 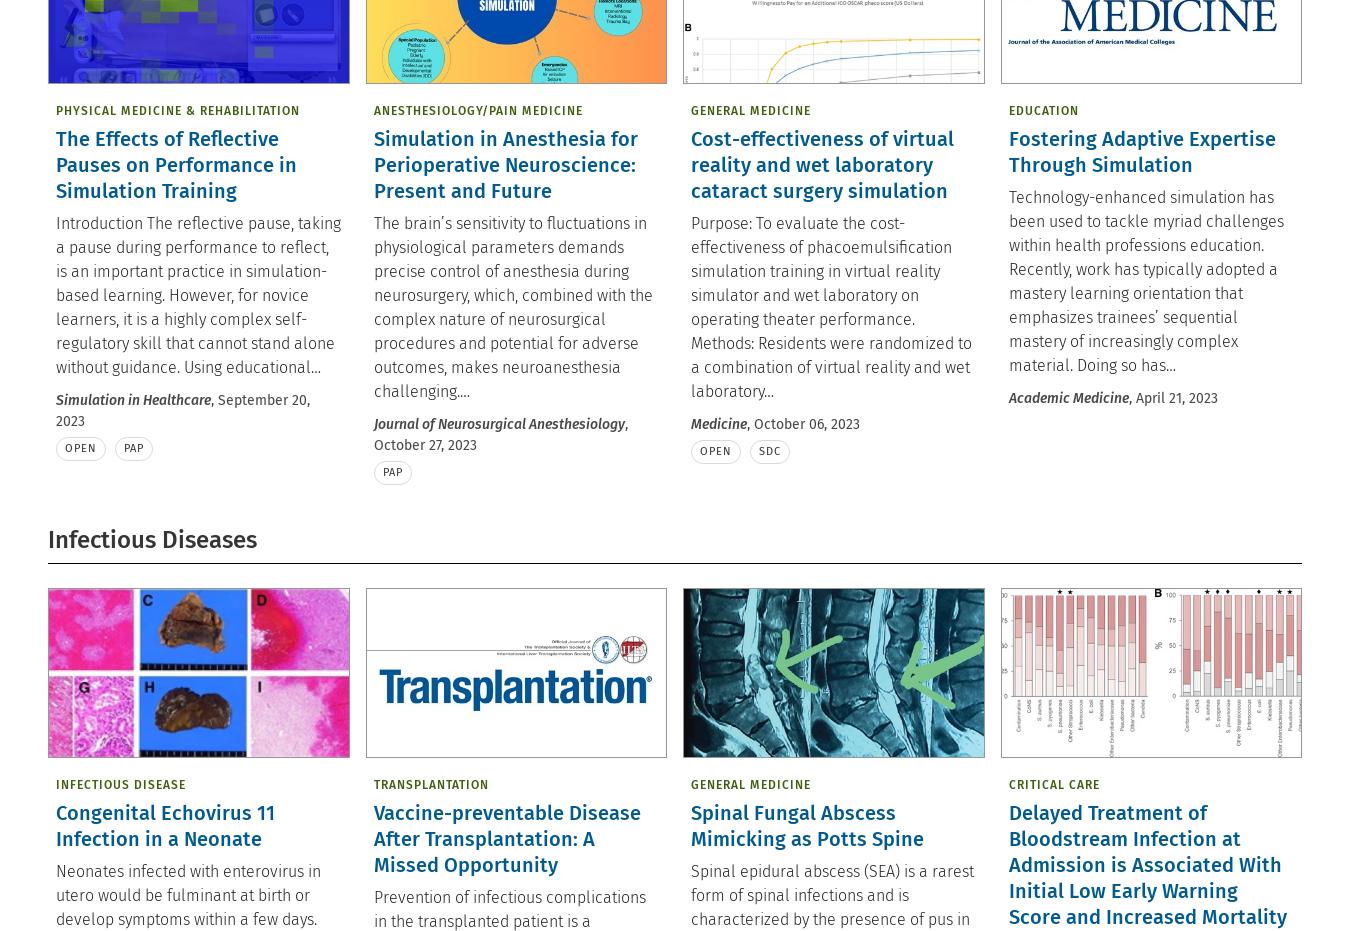 I want to click on '© 2023', so click(x=67, y=208).